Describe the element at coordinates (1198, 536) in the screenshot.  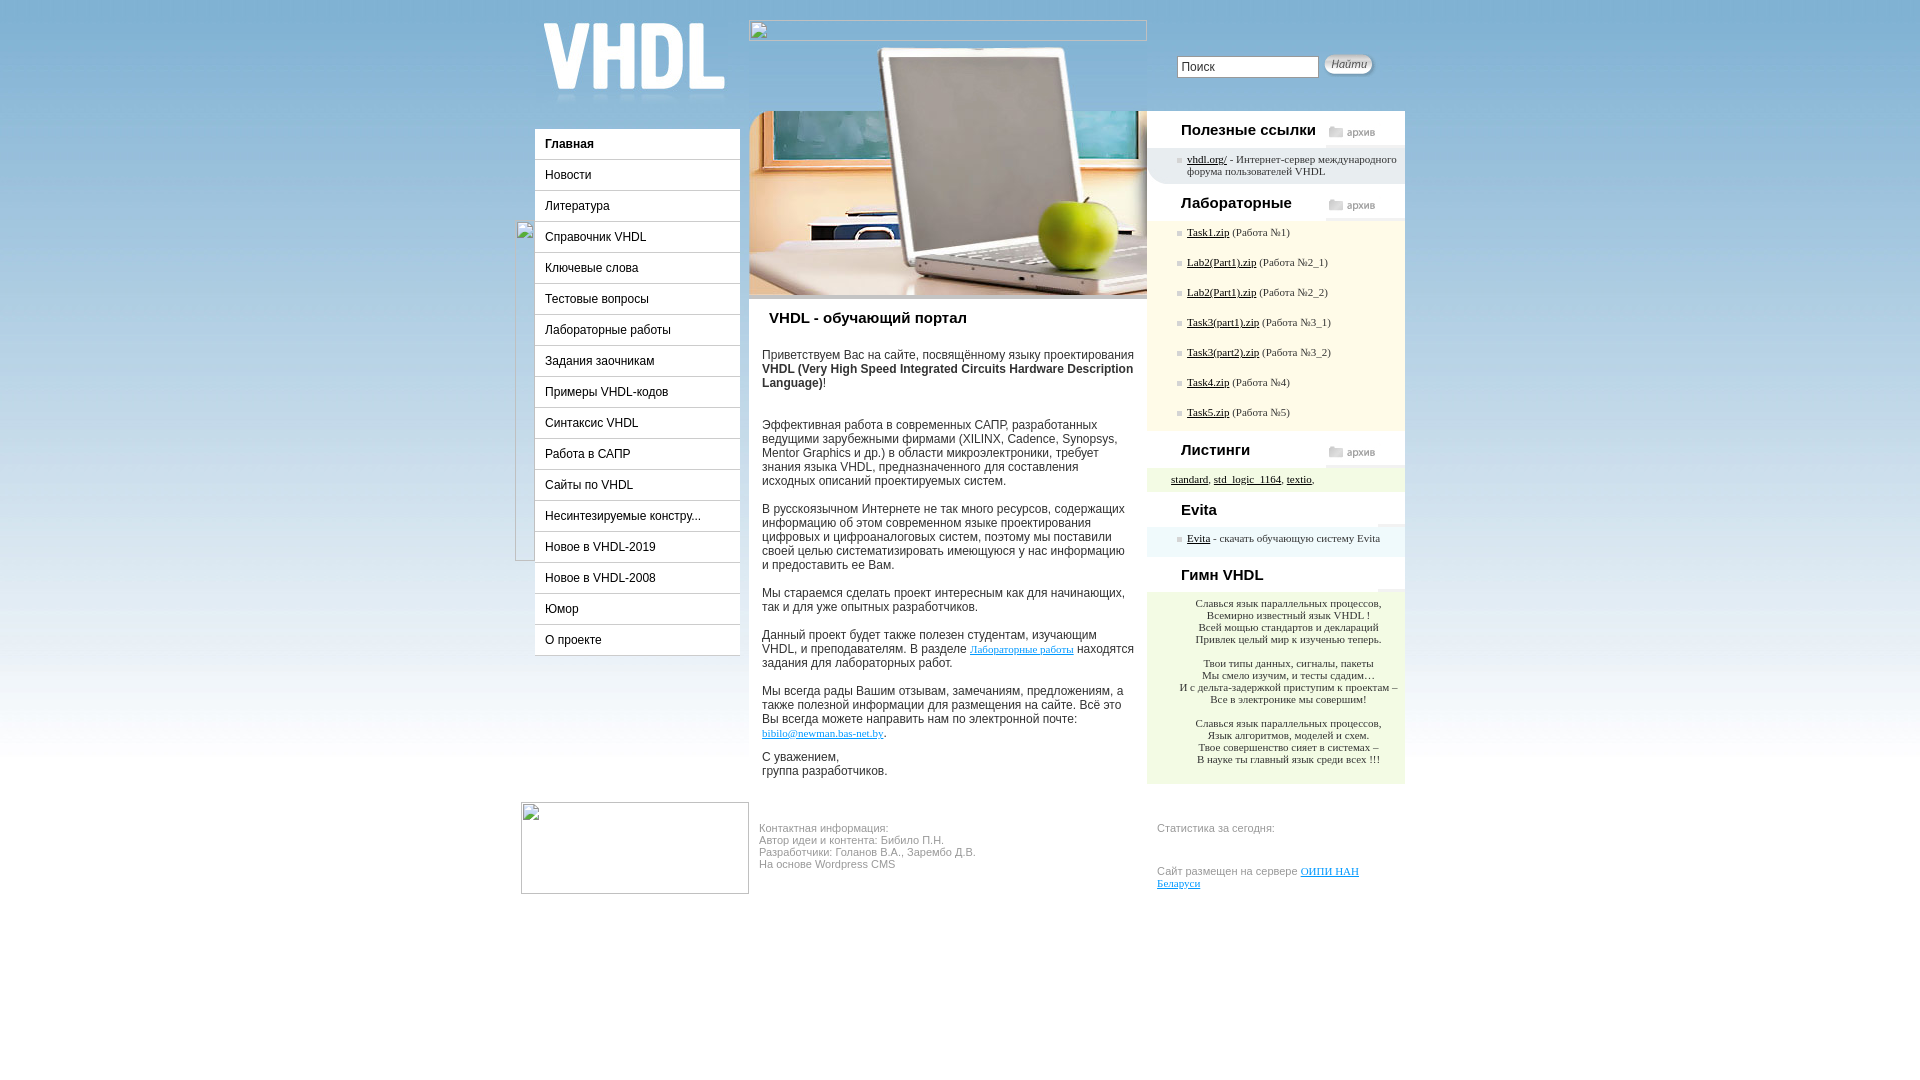
I see `'Evita'` at that location.